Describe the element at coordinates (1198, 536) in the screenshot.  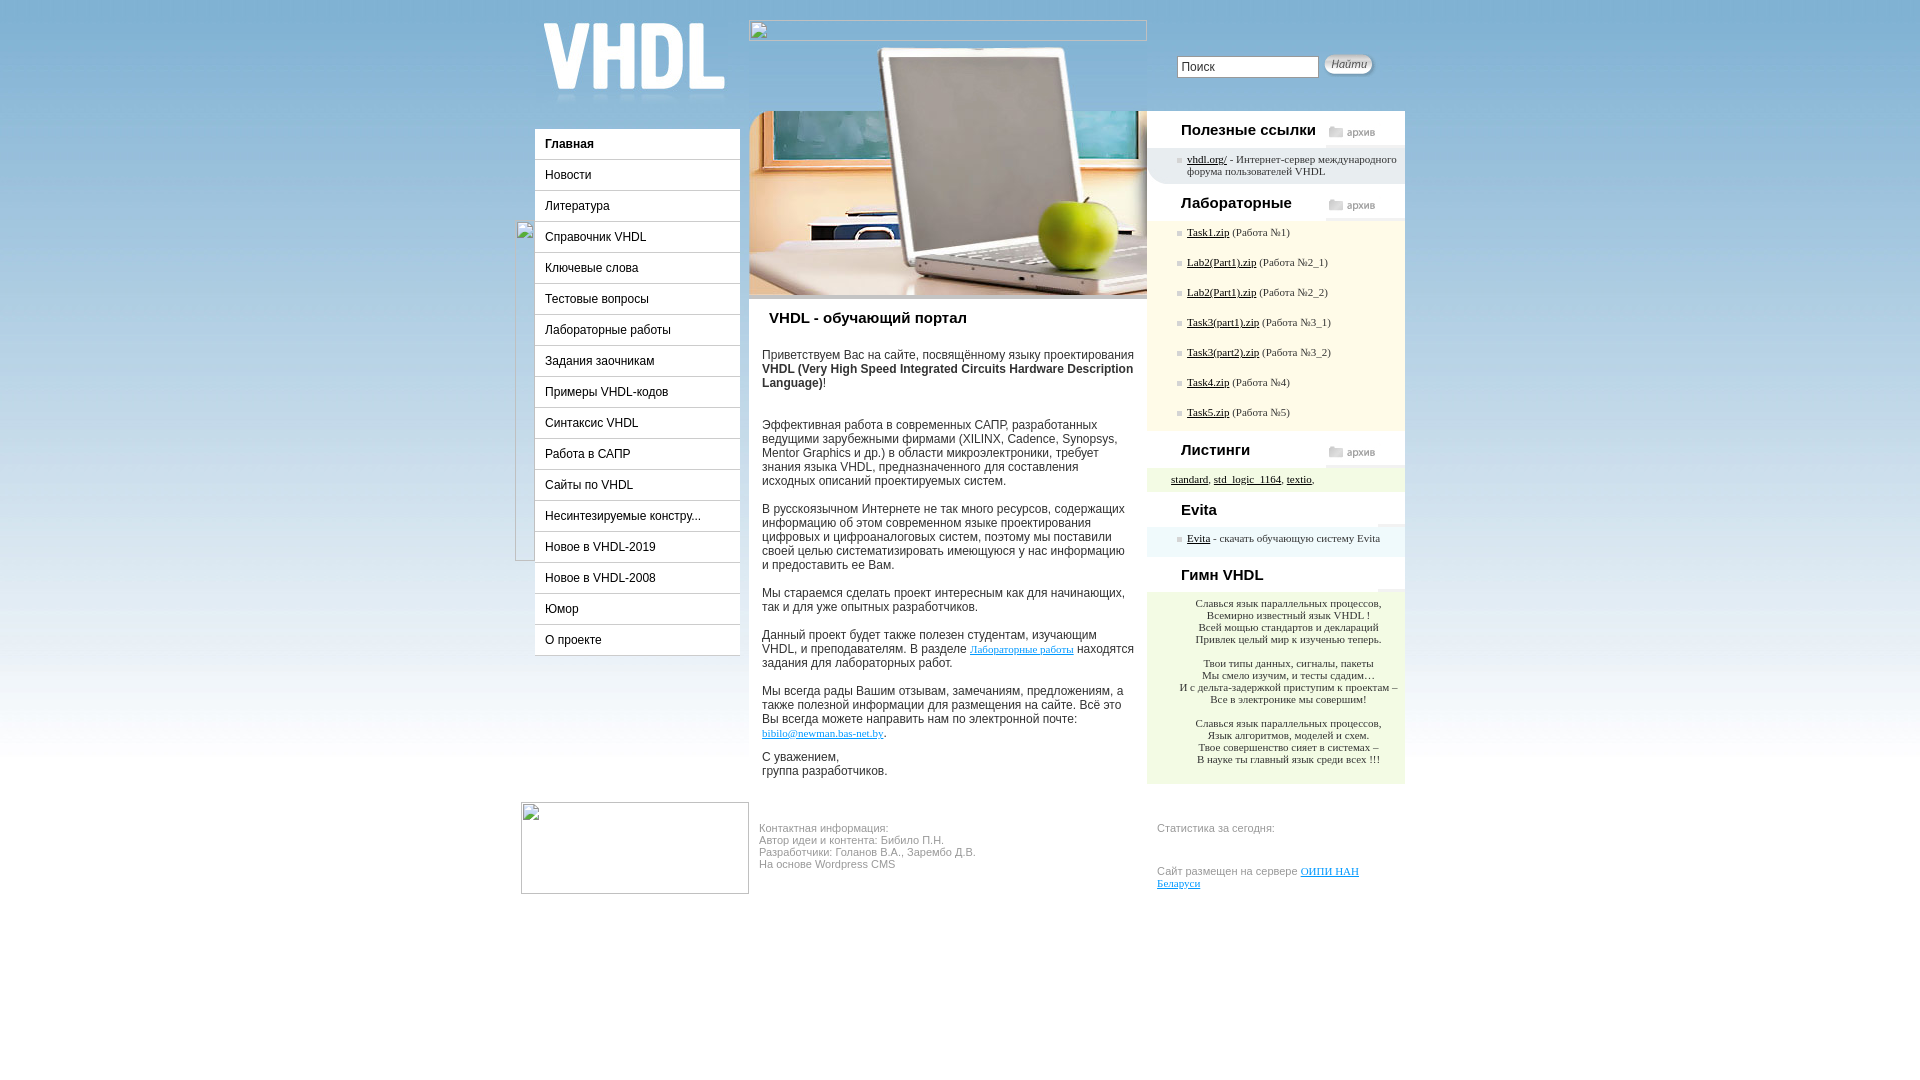
I see `'Evita'` at that location.